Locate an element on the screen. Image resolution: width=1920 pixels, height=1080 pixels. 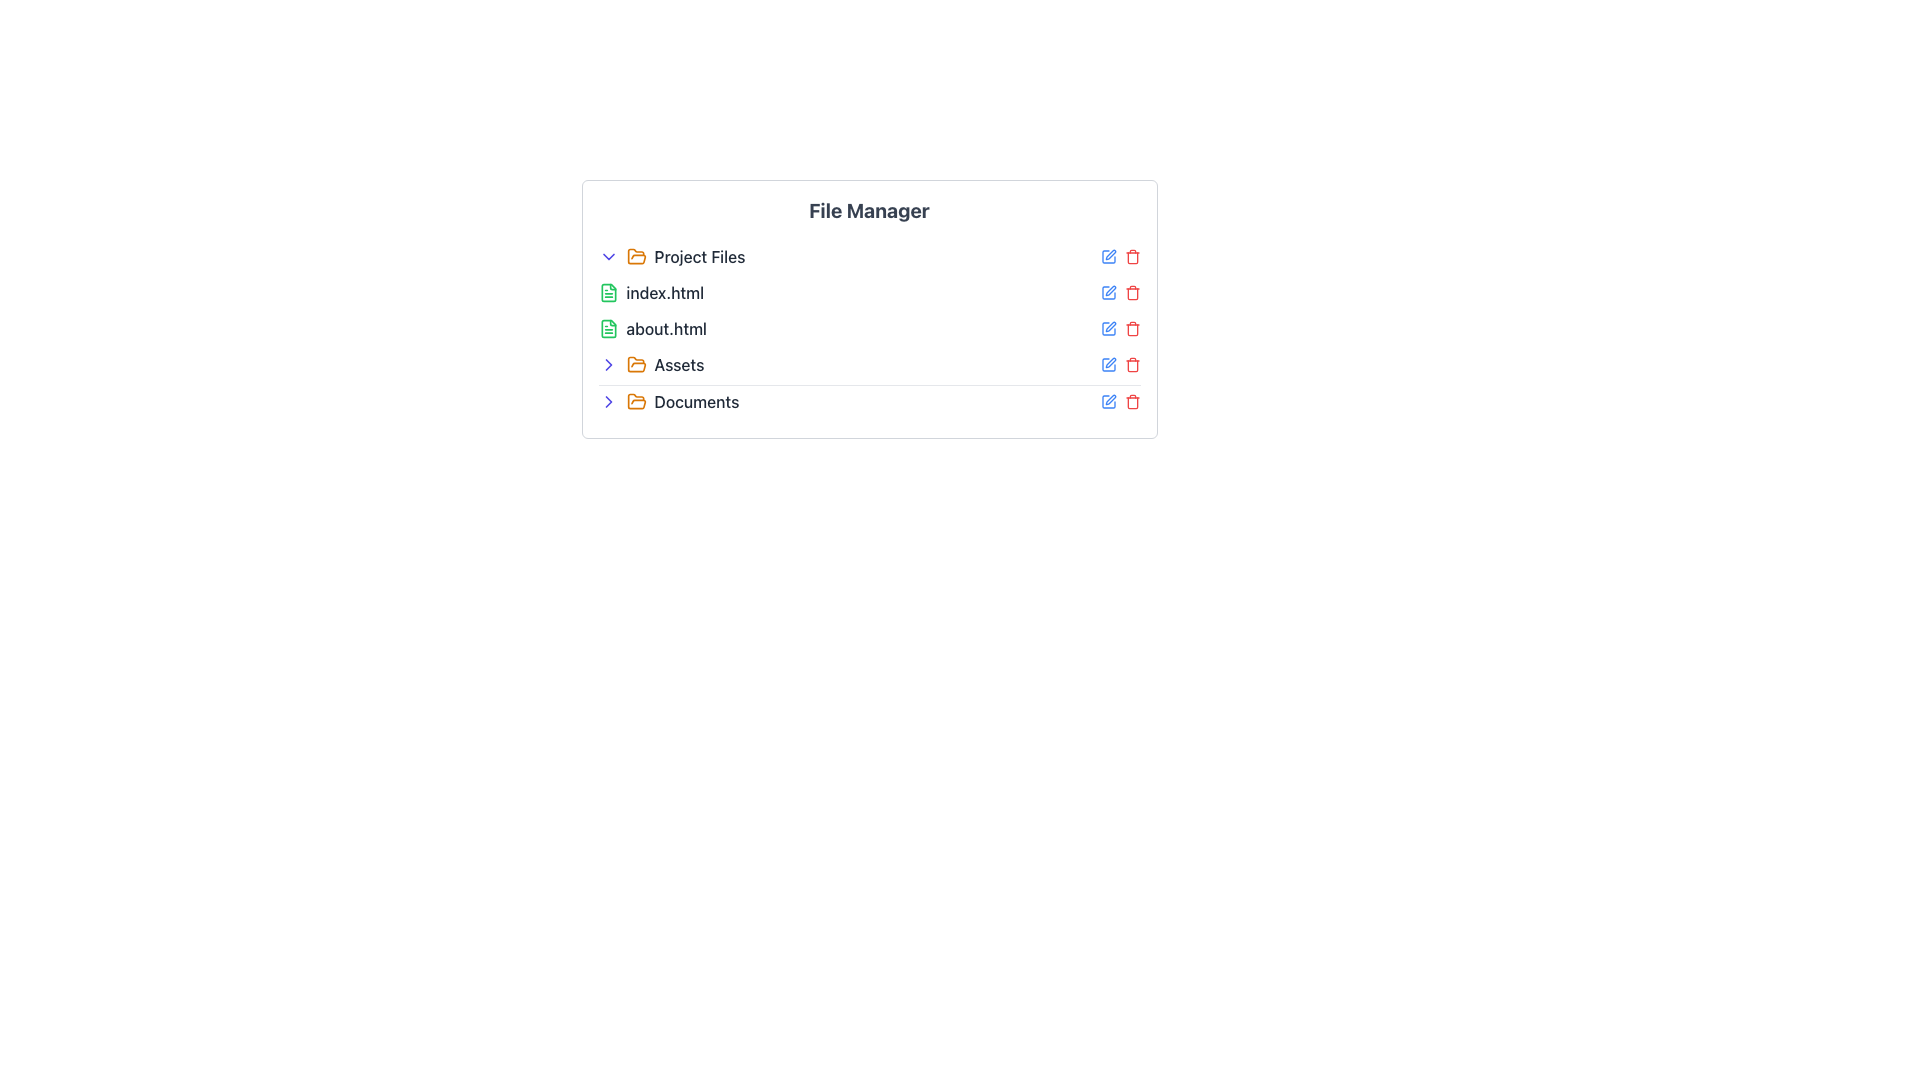
the open folder icon located to the left of the 'Assets' label in the File Manager interface, which is currently selected and accessible, to access related text or buttons nearby is located at coordinates (635, 365).